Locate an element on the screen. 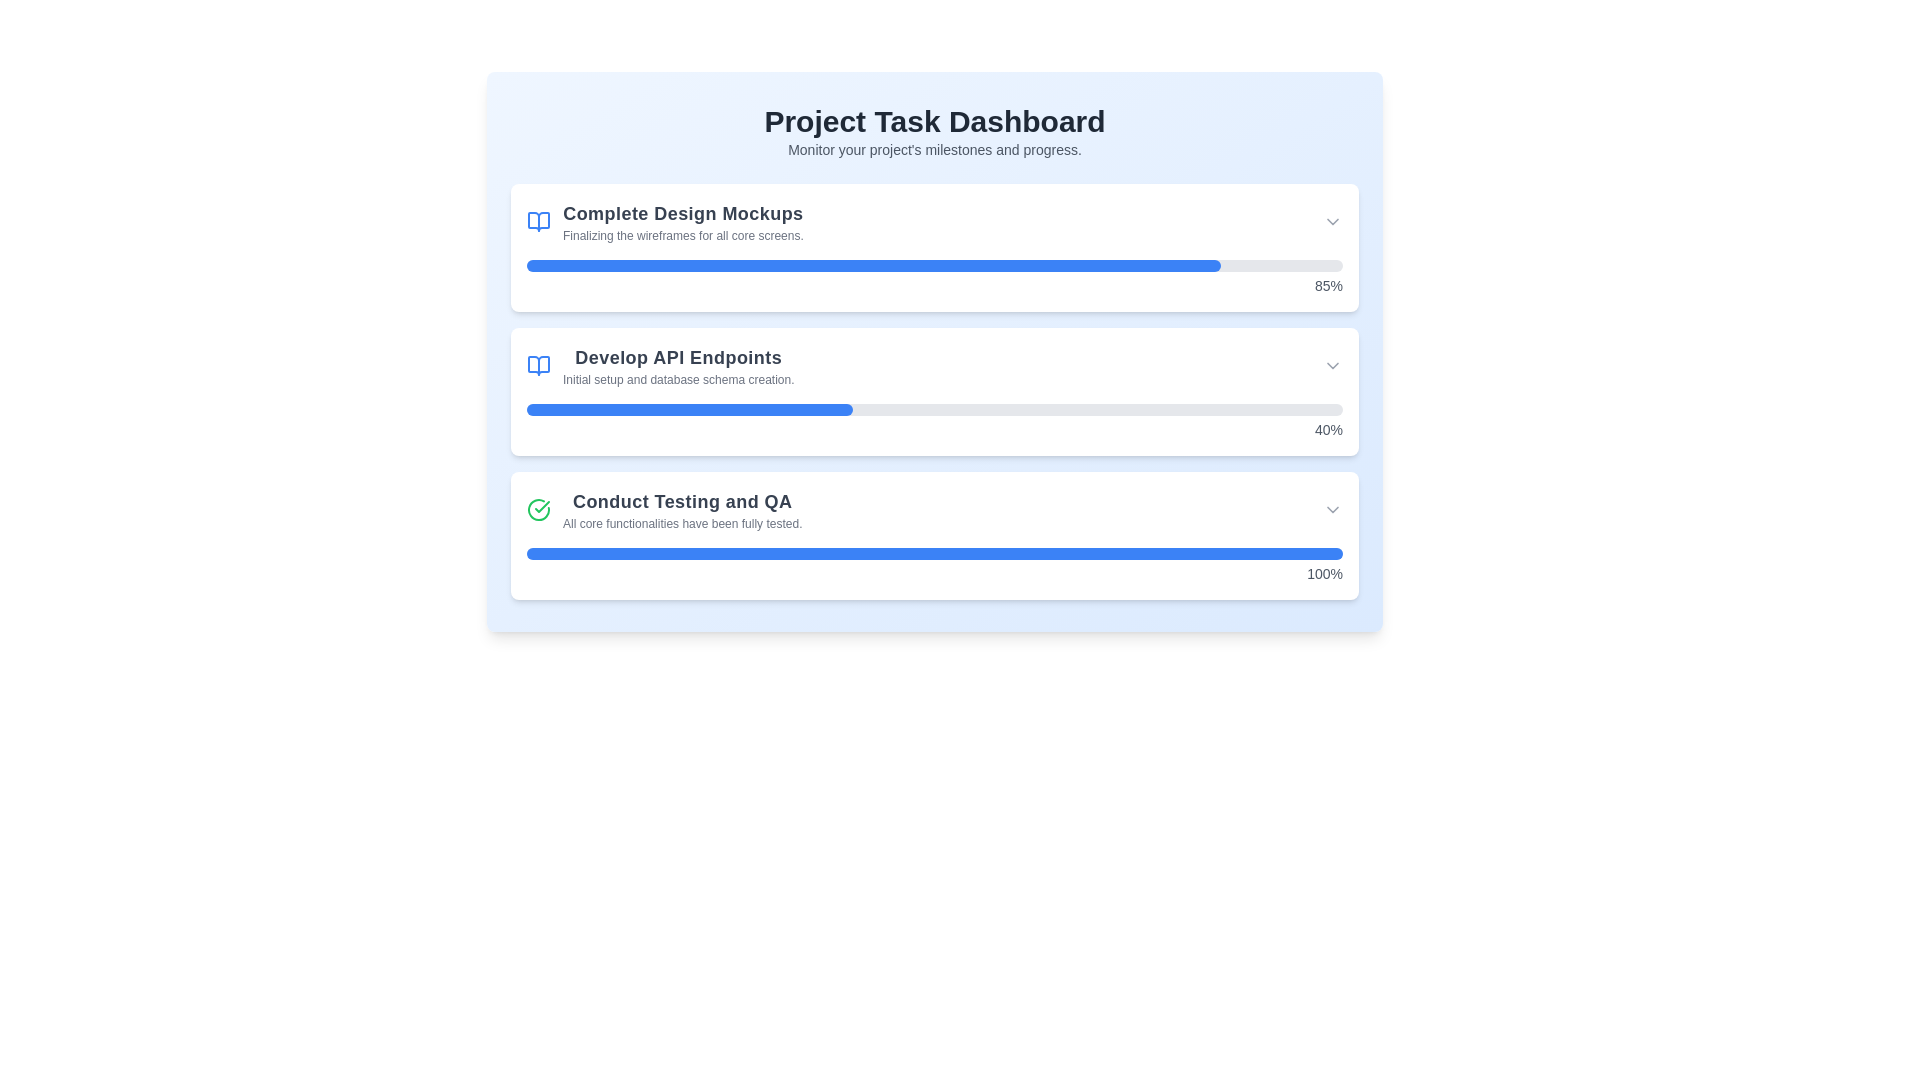 This screenshot has height=1080, width=1920. the text '85%' on the progress indicator is located at coordinates (934, 277).